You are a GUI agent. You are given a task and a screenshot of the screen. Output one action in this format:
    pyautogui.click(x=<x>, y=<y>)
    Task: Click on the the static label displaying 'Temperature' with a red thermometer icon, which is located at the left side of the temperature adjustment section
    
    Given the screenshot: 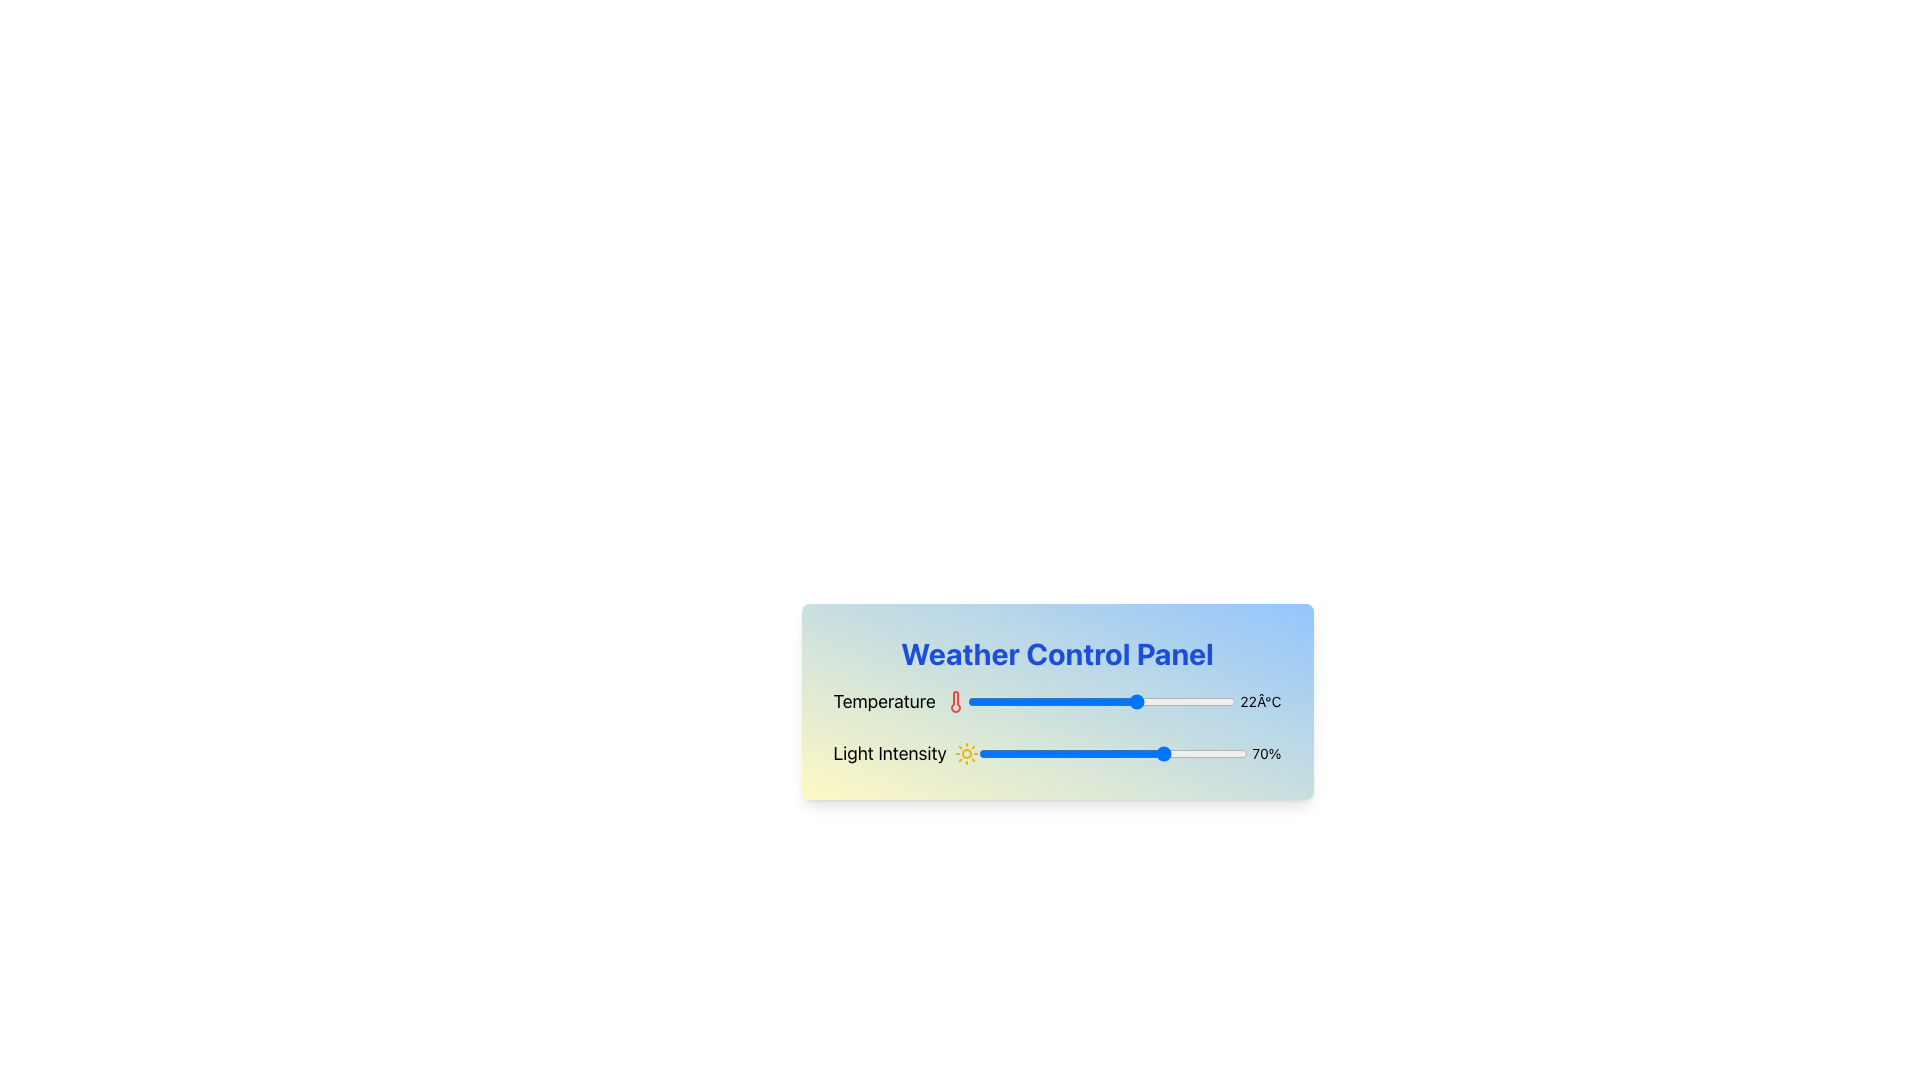 What is the action you would take?
    pyautogui.click(x=899, y=701)
    